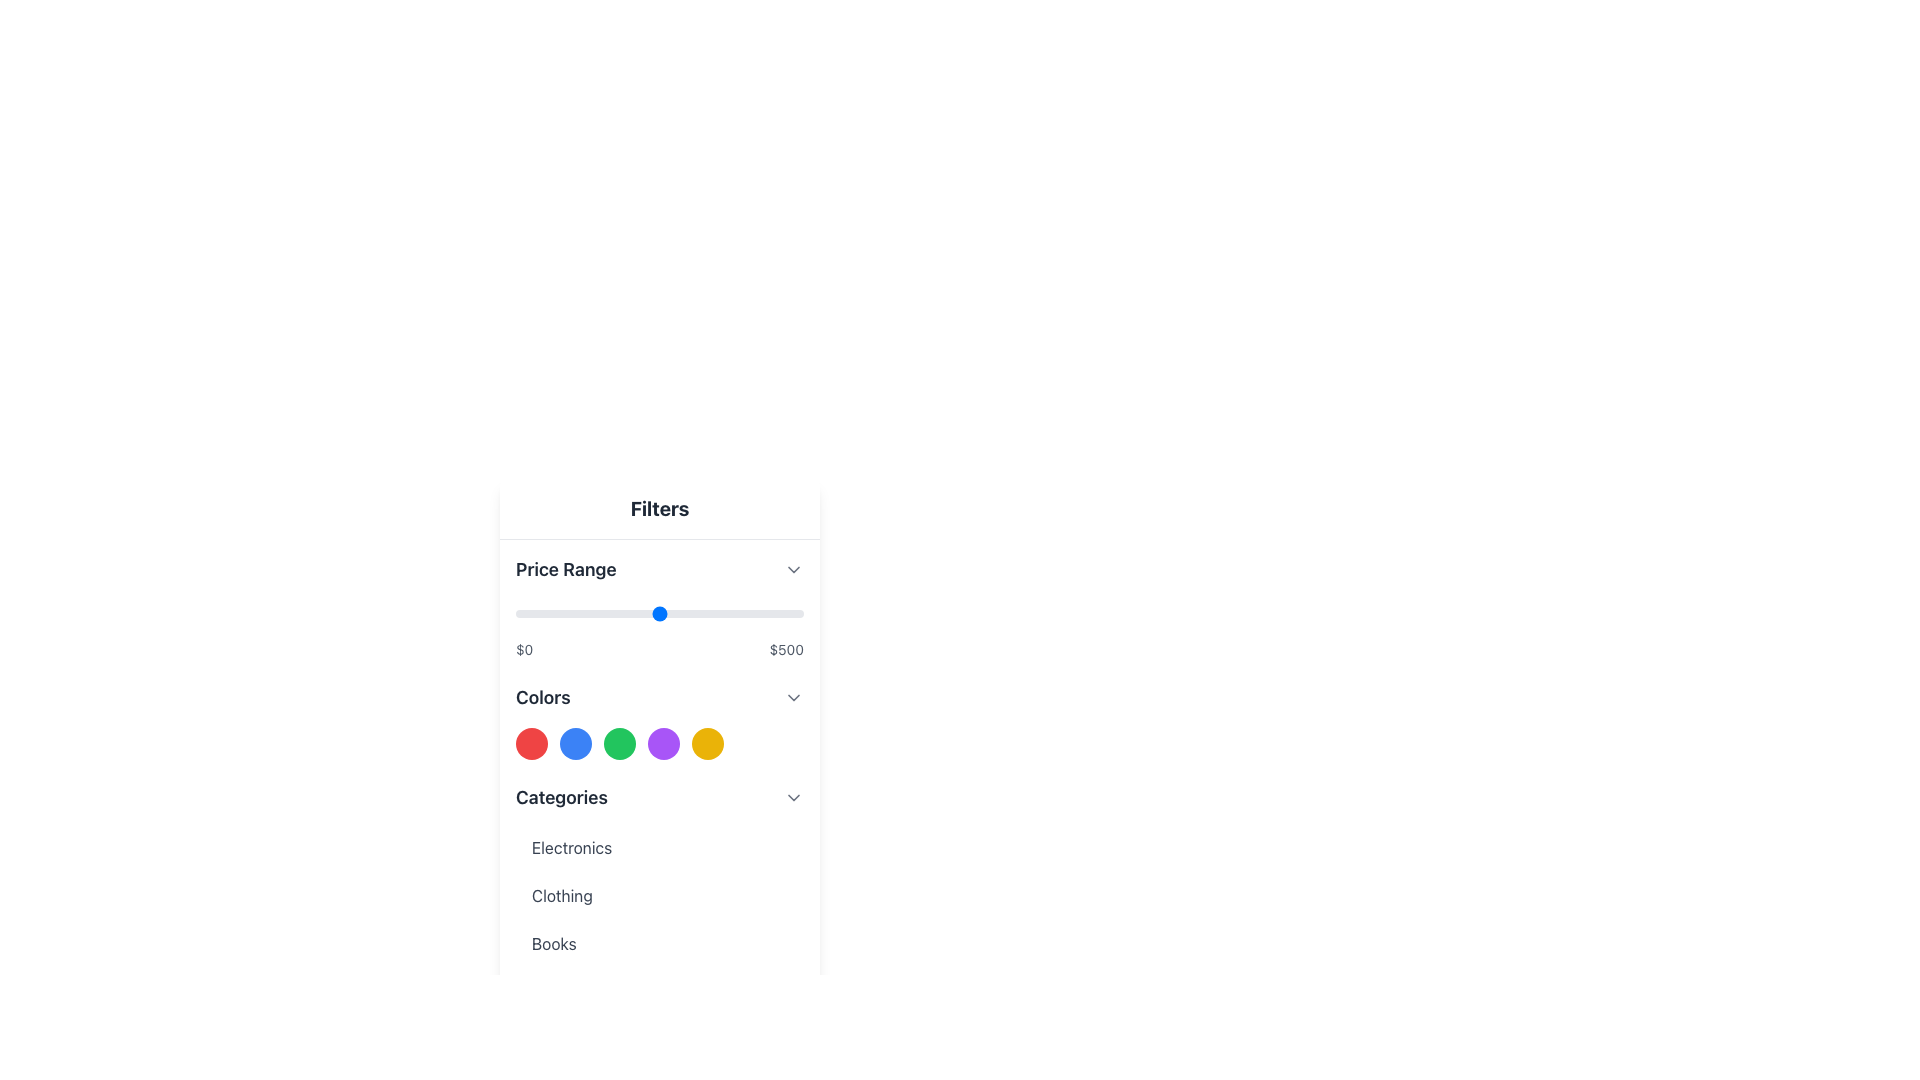 This screenshot has height=1080, width=1920. Describe the element at coordinates (618, 744) in the screenshot. I see `the third circle Selectable button for color options located under the 'Colors' label` at that location.